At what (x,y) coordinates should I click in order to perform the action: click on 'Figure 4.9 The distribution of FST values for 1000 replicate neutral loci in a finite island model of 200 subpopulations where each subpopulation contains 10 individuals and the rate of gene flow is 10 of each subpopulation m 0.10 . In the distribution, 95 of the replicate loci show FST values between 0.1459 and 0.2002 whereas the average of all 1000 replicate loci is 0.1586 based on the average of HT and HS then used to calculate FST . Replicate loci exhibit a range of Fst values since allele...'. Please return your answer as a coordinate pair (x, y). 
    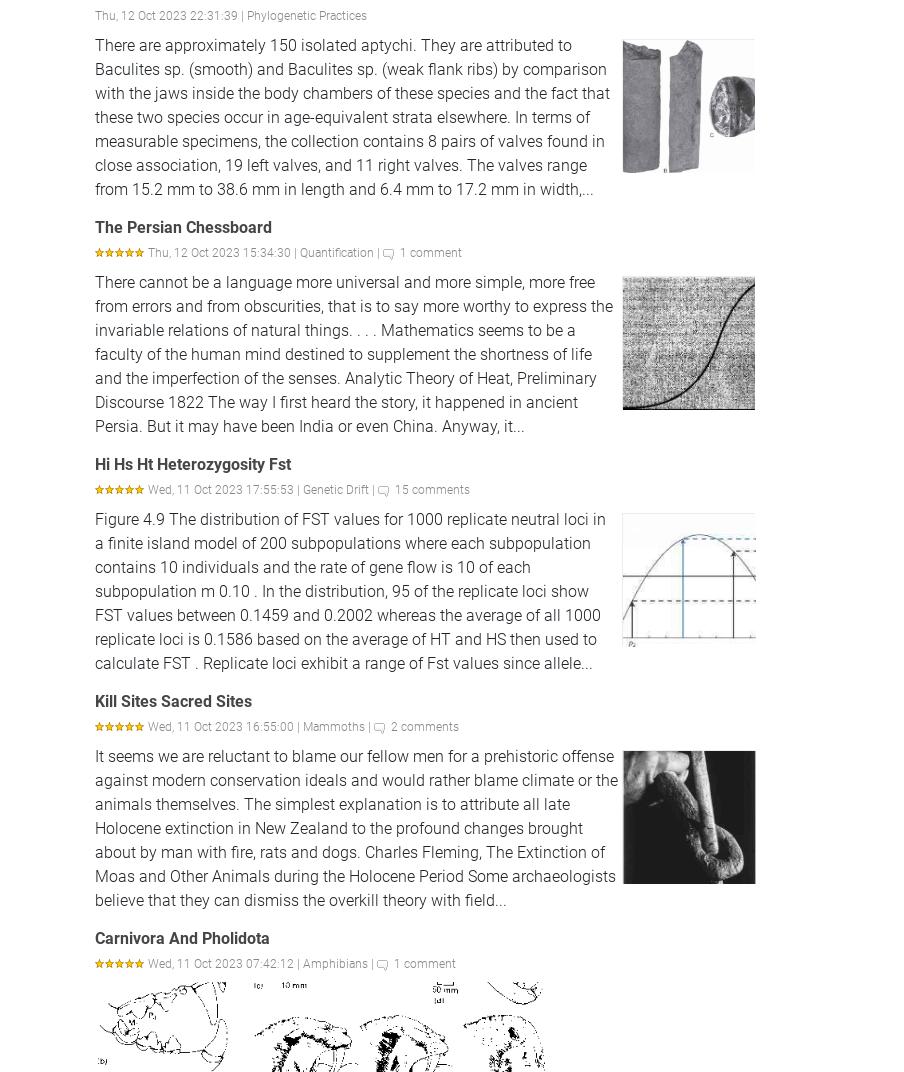
    Looking at the image, I should click on (349, 589).